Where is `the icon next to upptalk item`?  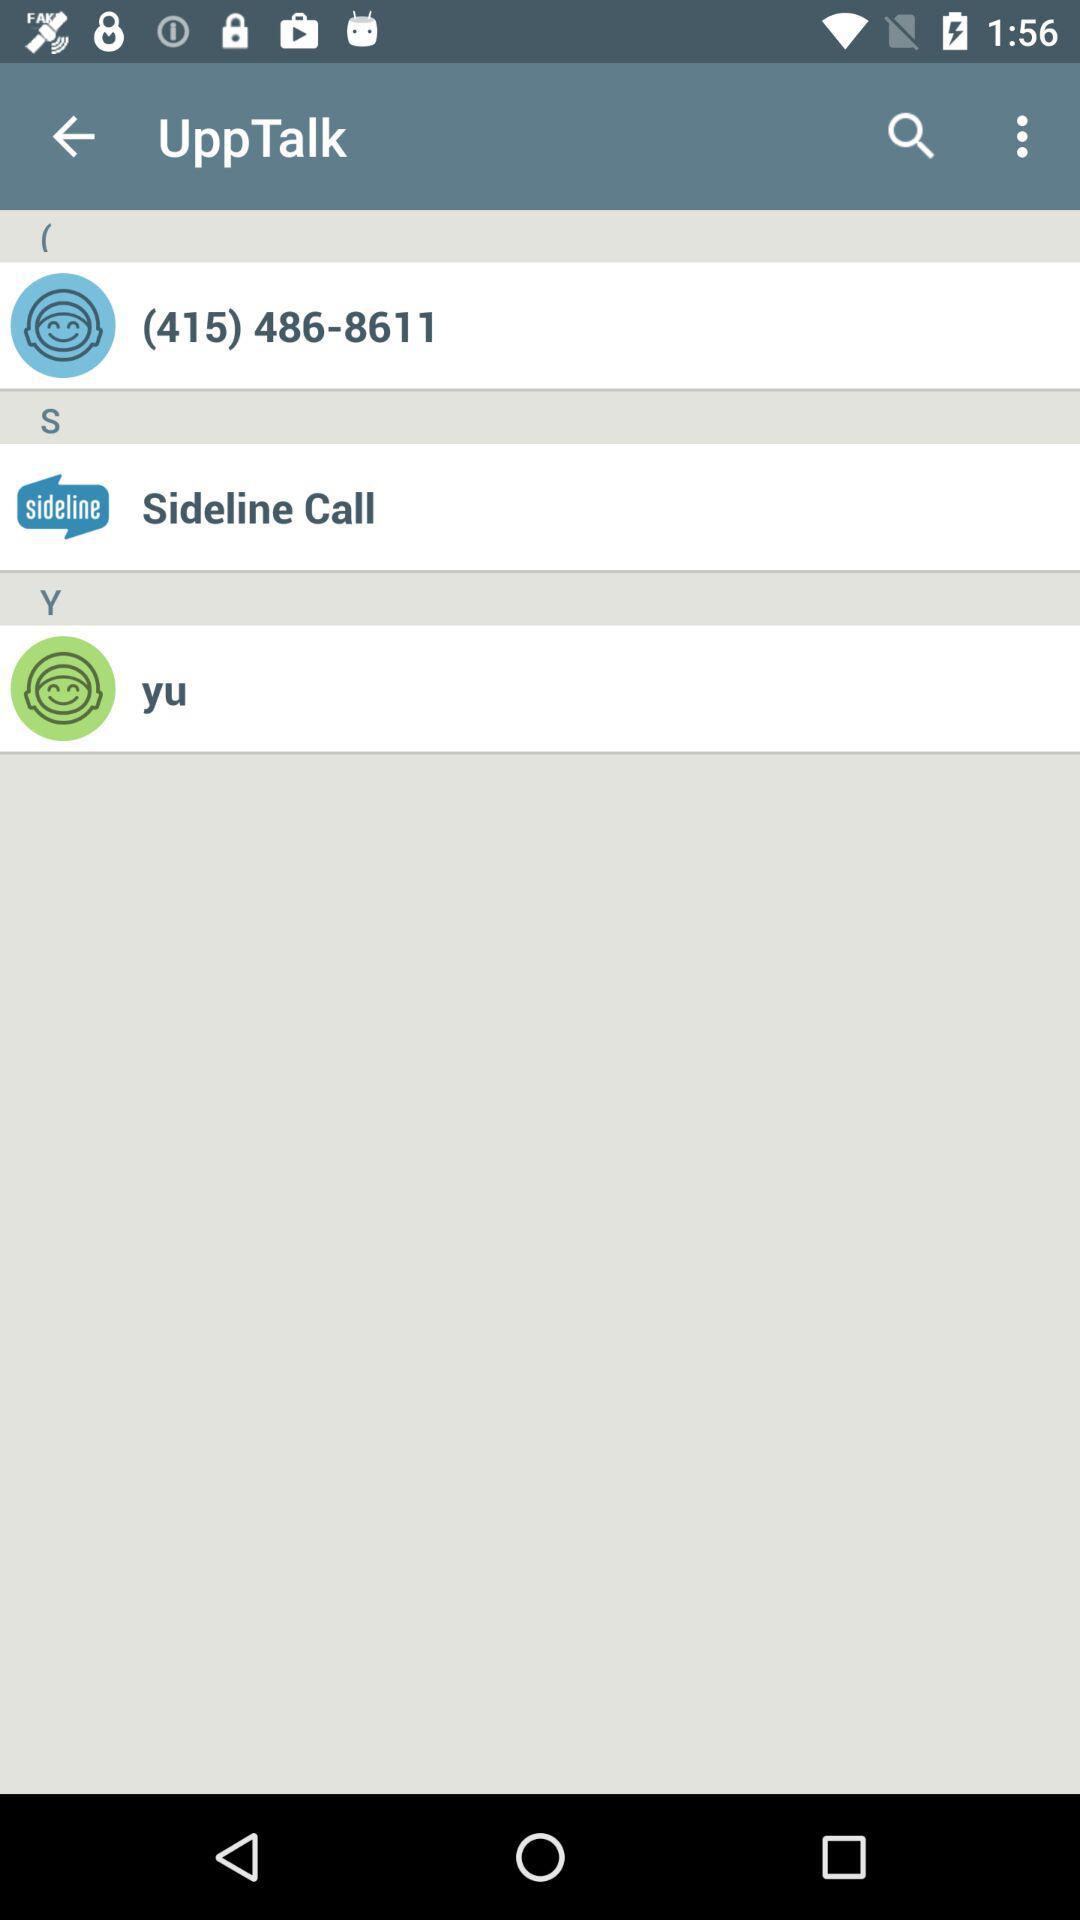
the icon next to upptalk item is located at coordinates (911, 135).